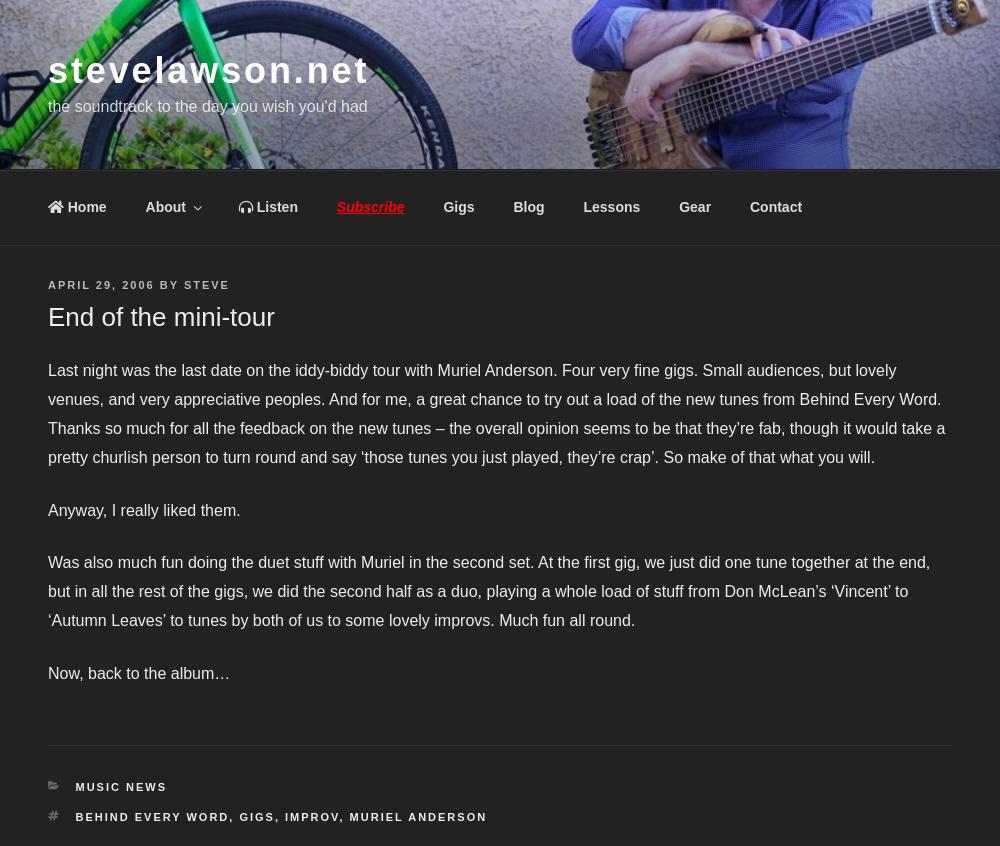 Image resolution: width=1000 pixels, height=846 pixels. What do you see at coordinates (495, 413) in the screenshot?
I see `'Last night was the last date on the iddy-biddy tour with Muriel Anderson. Four very fine gigs. Small audiences, but lovely venues, and very appreciative peoples. And for me, a great chance to try out a load of the new tunes from Behind Every Word. Thanks so much for all the feedback on the new tunes – the overall opinion seems to be that they’re fab, though it would take a pretty churlish person to turn round and say ‘those tunes you just played, they’re crap’. So make of that what you will.'` at bounding box center [495, 413].